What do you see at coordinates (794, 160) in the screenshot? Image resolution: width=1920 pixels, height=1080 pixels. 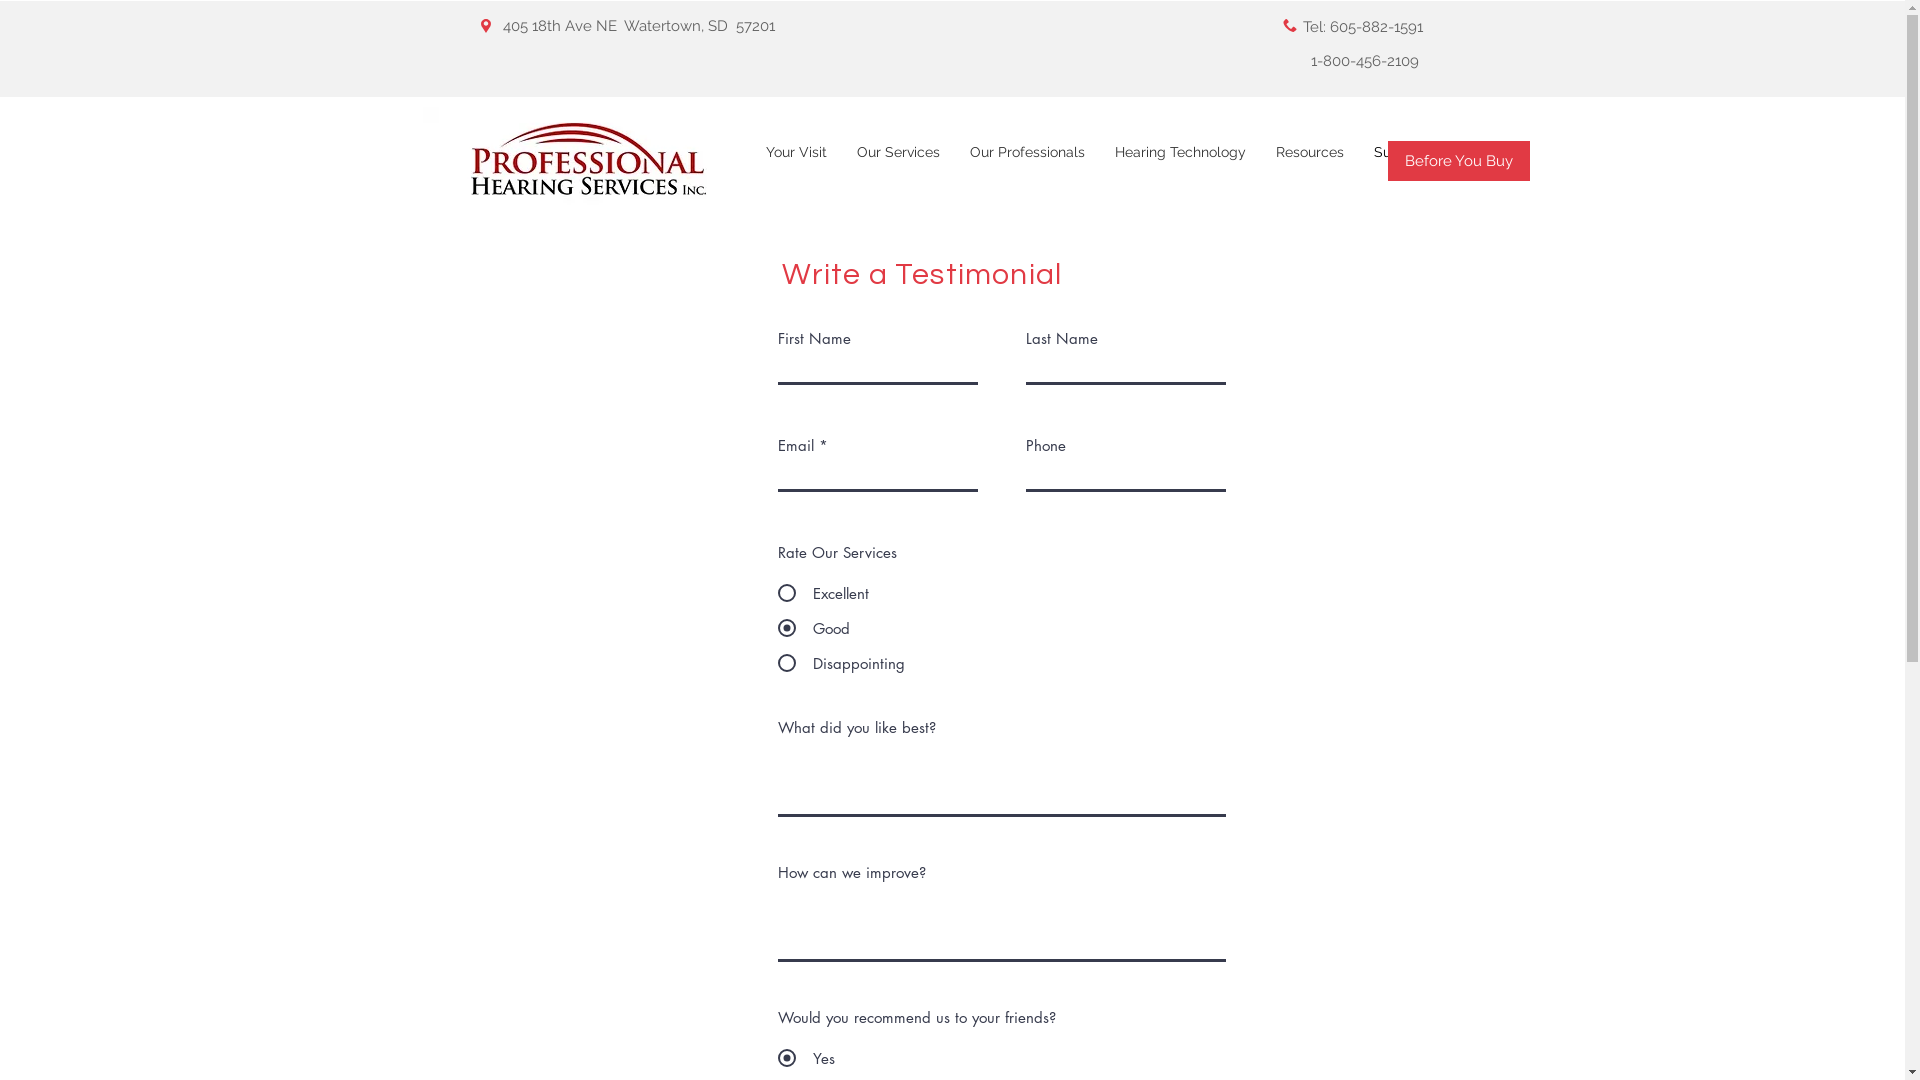 I see `'Your Visit'` at bounding box center [794, 160].